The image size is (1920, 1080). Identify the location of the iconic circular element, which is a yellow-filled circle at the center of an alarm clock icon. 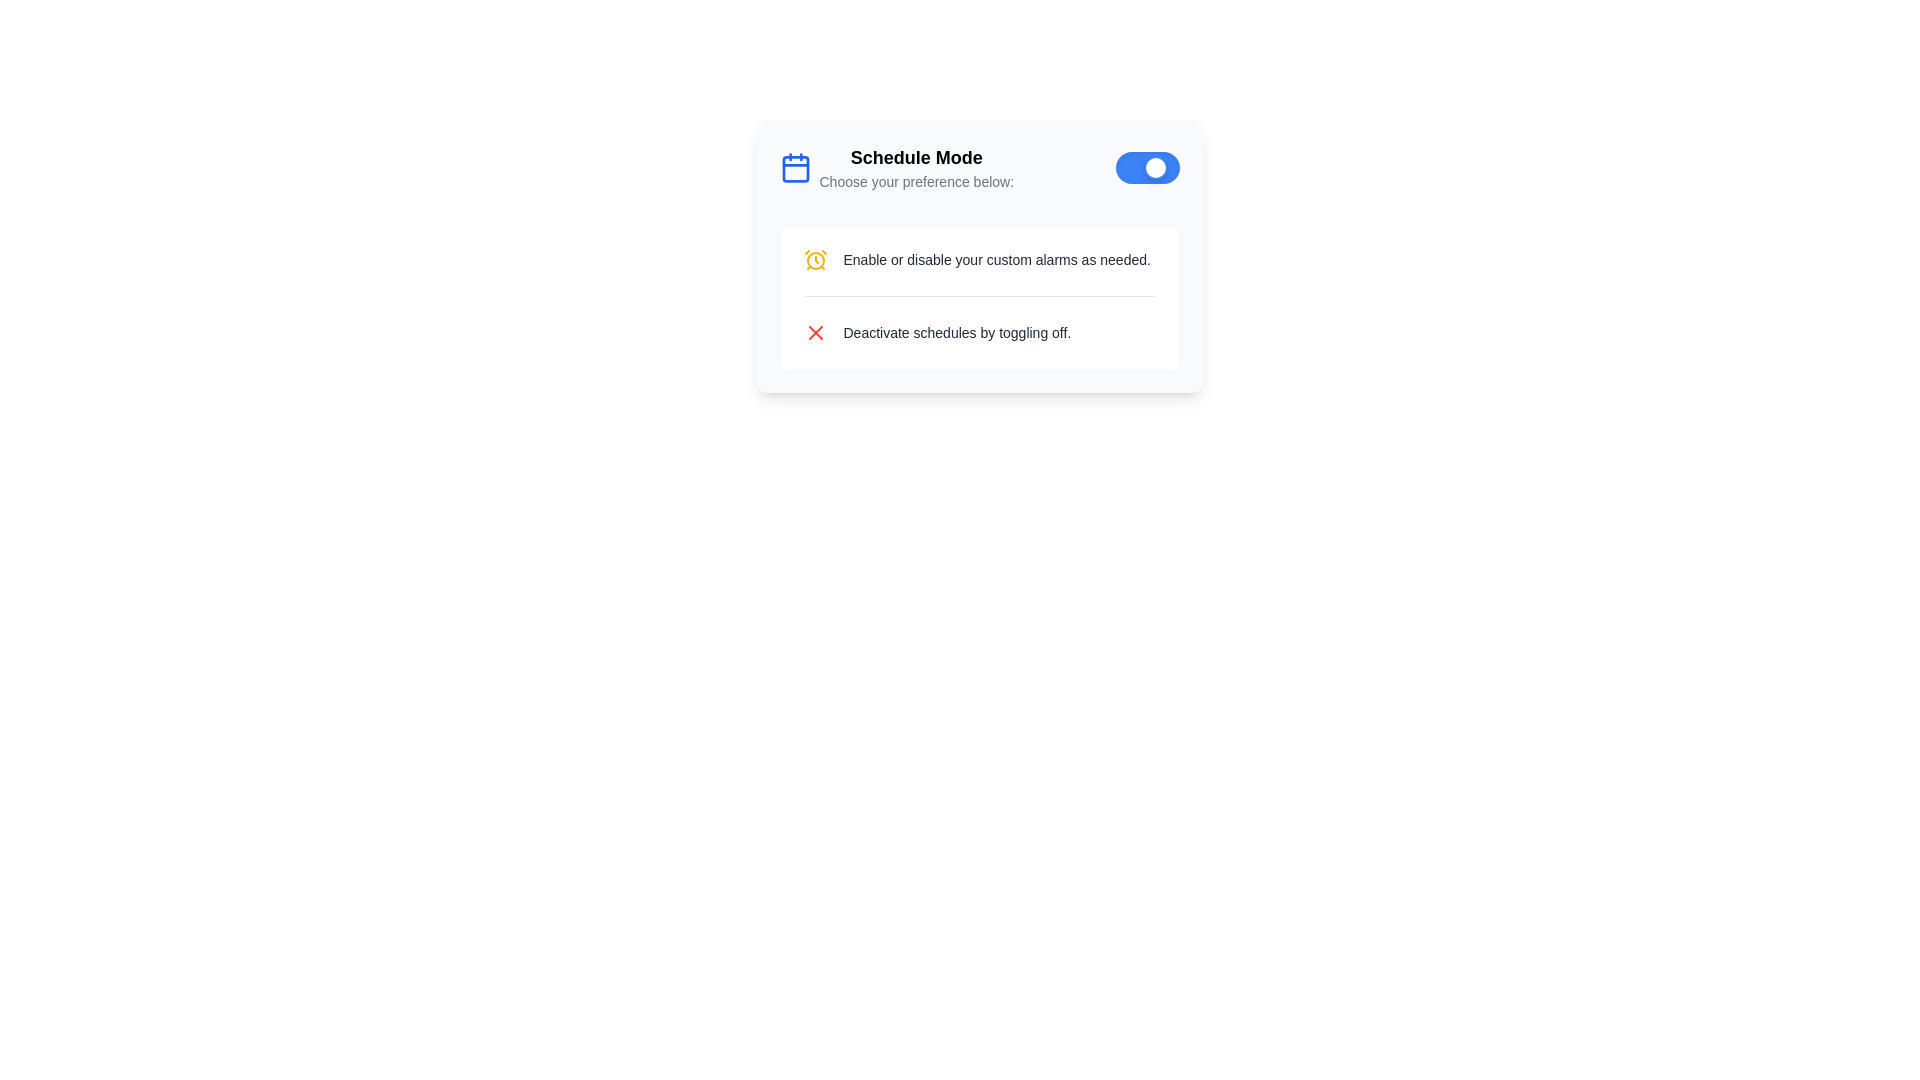
(815, 260).